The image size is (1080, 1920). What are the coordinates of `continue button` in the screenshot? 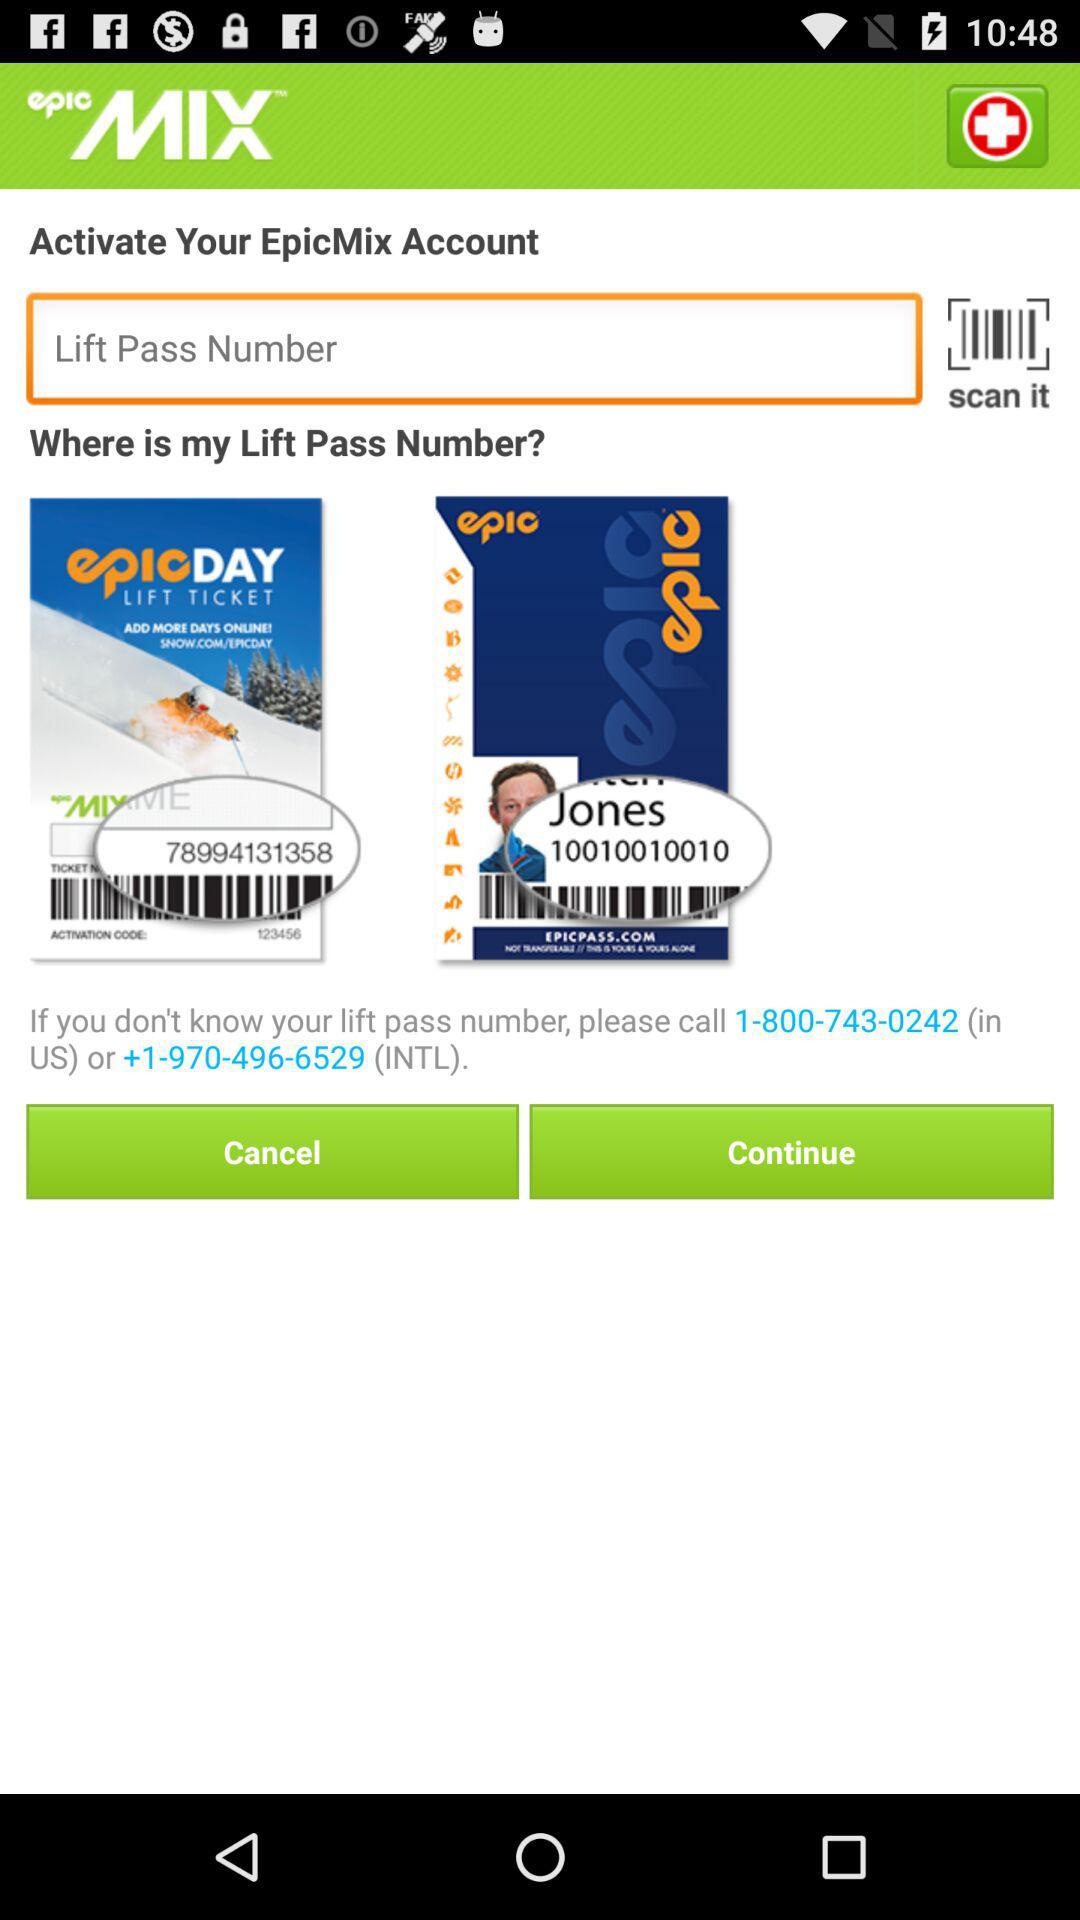 It's located at (790, 1151).